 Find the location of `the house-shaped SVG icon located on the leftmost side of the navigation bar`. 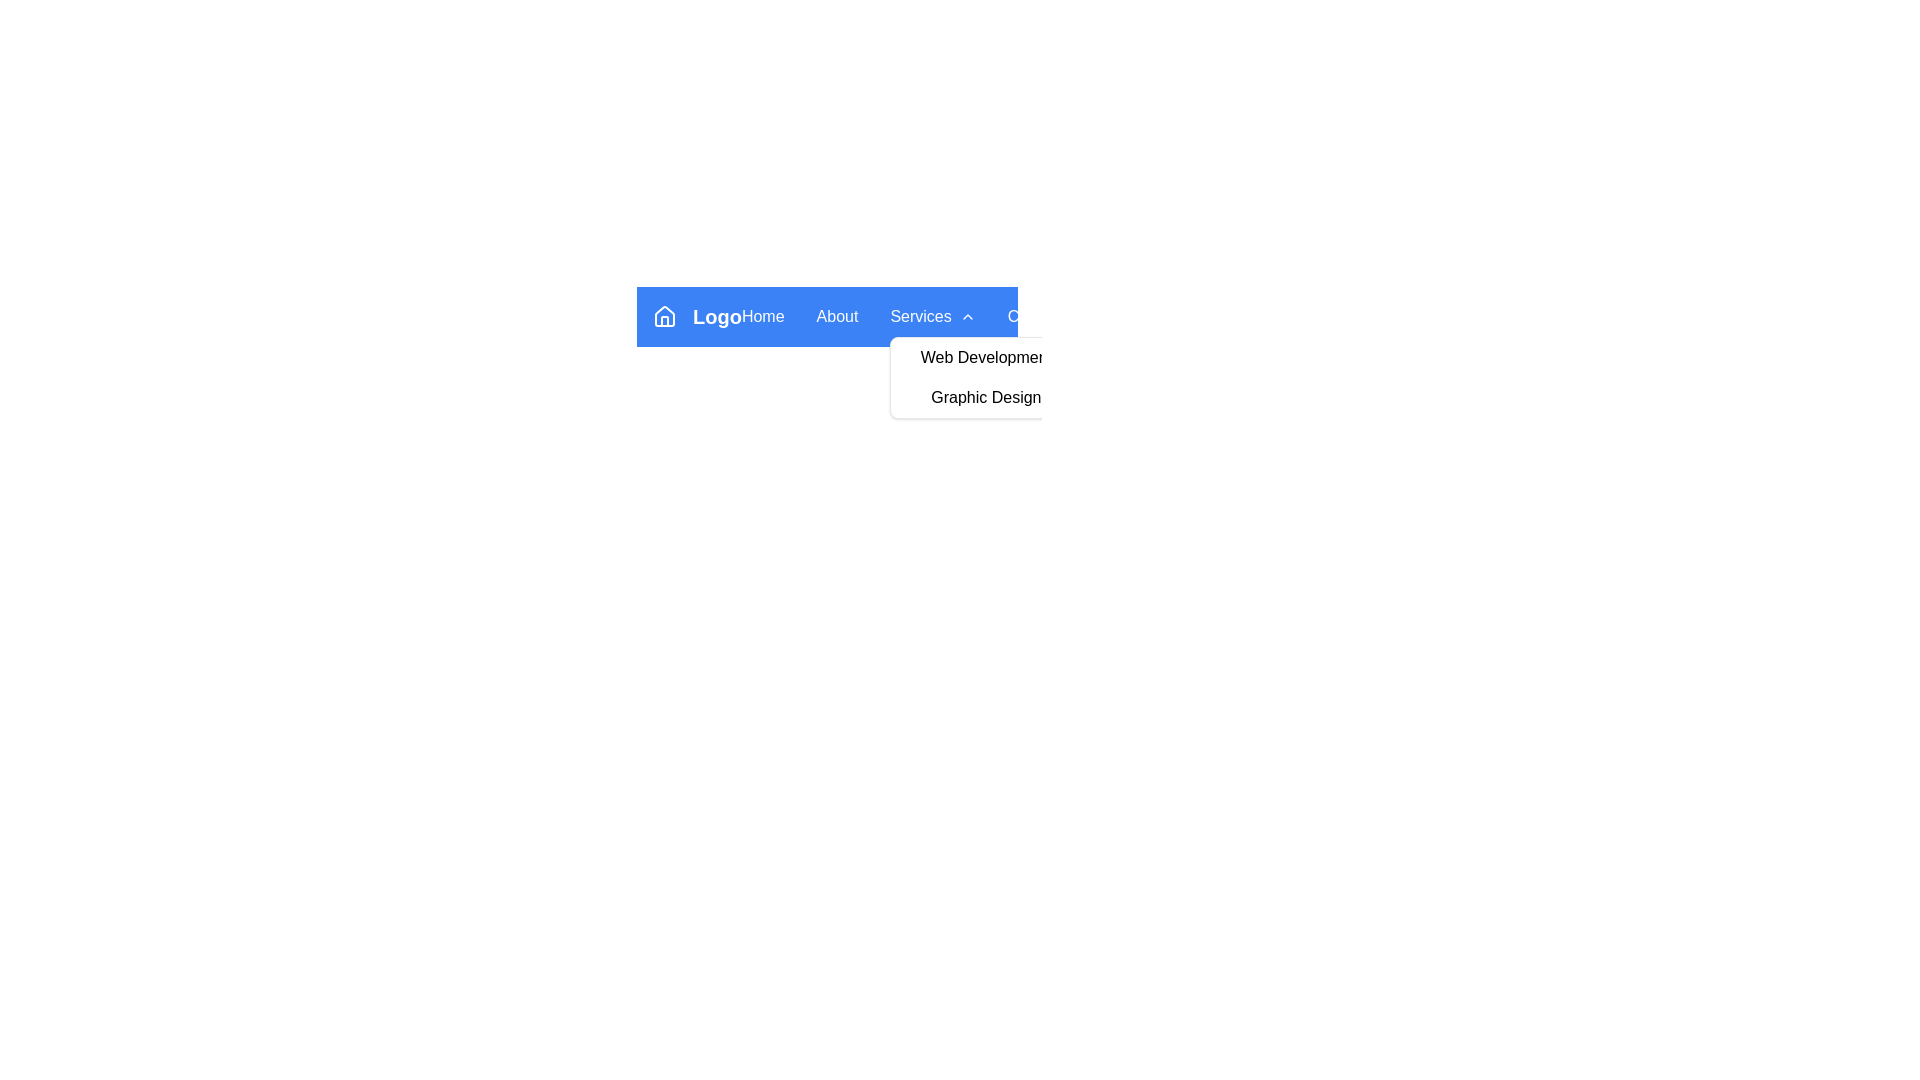

the house-shaped SVG icon located on the leftmost side of the navigation bar is located at coordinates (665, 315).